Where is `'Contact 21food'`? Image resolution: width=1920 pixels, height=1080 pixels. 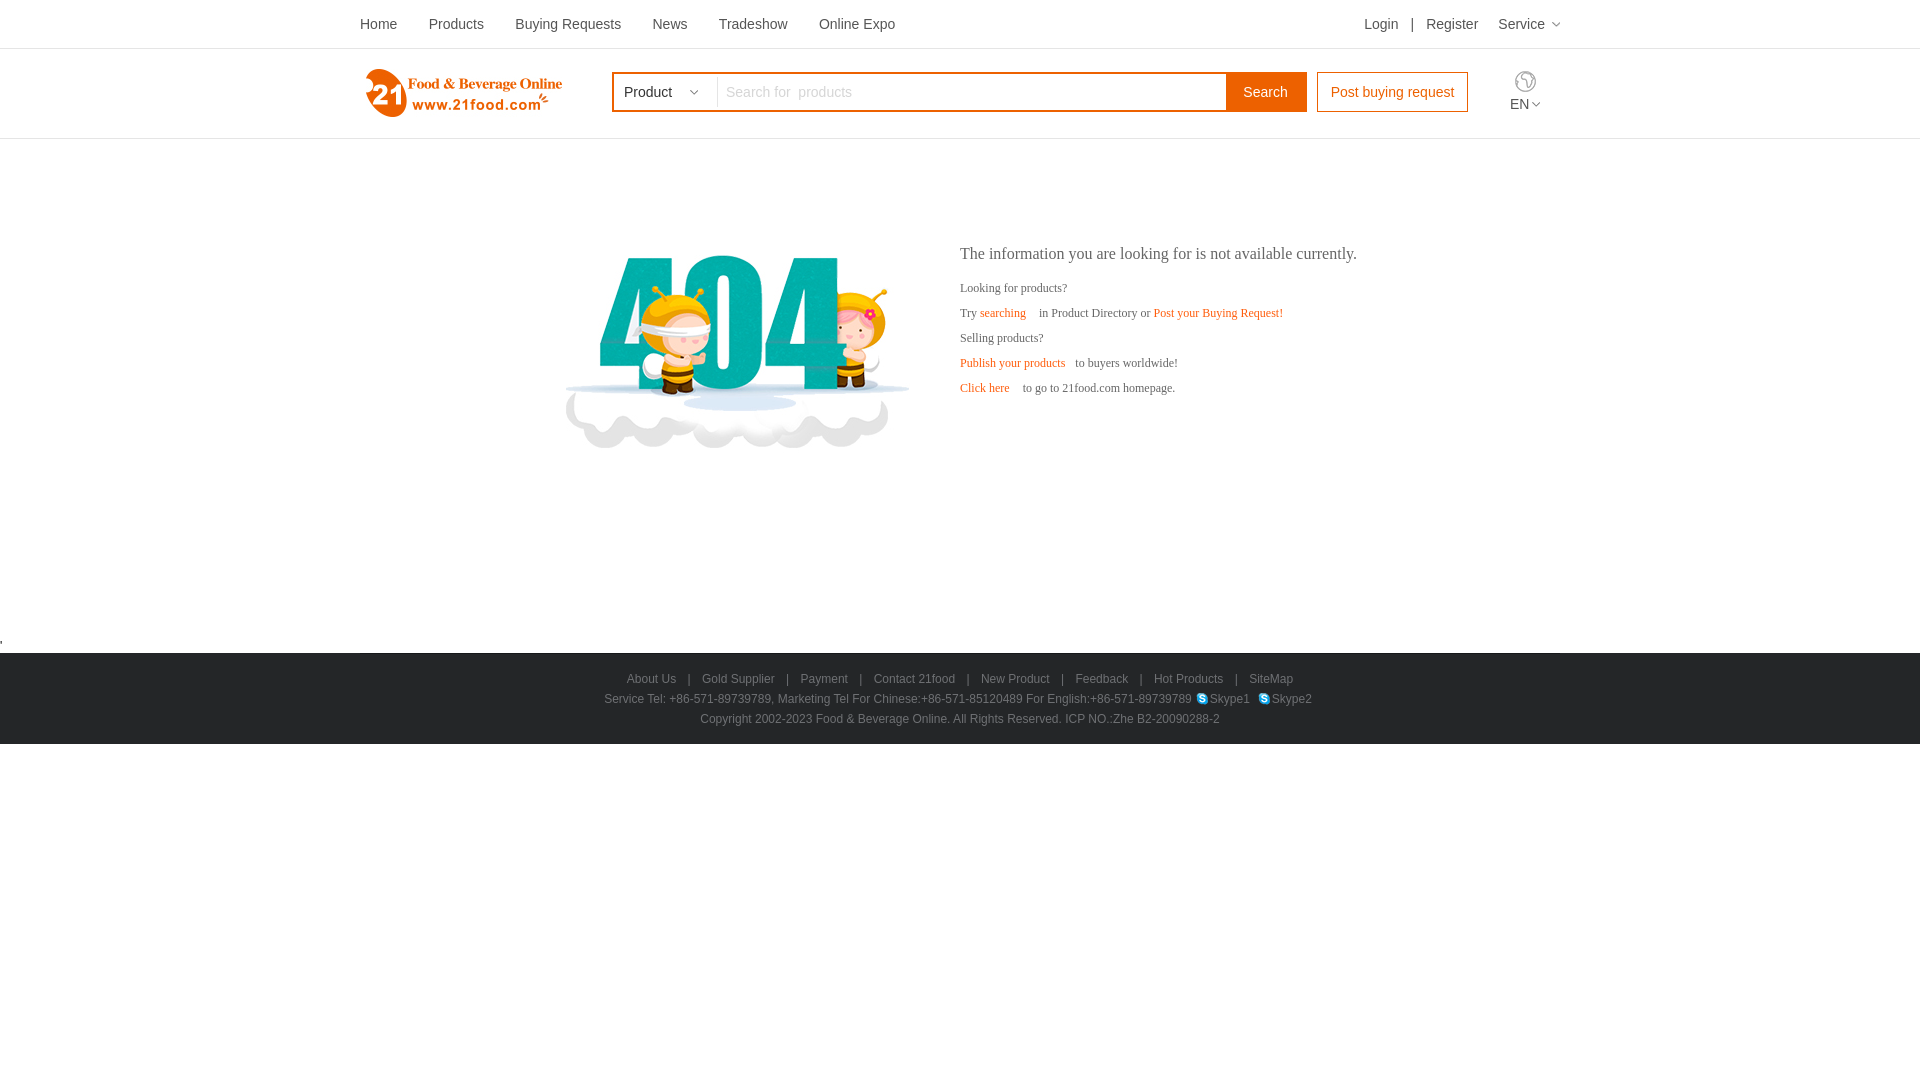 'Contact 21food' is located at coordinates (913, 677).